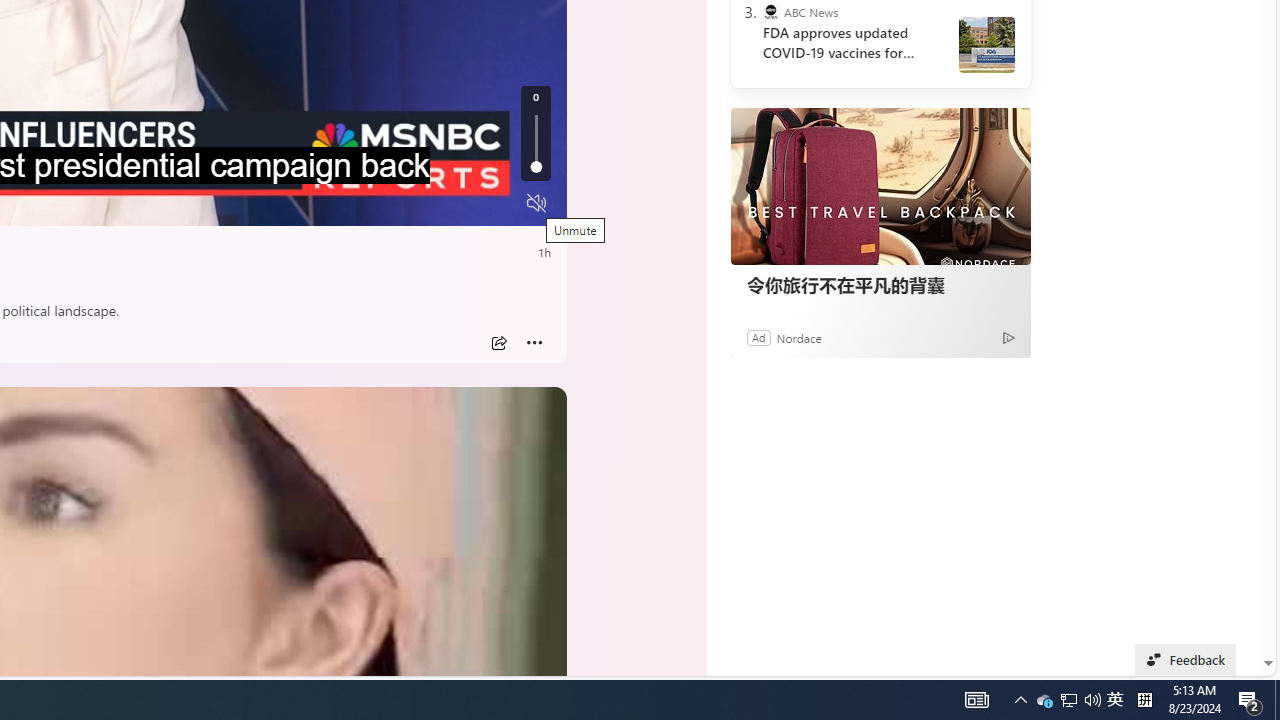 This screenshot has height=720, width=1280. I want to click on 'More', so click(534, 342).